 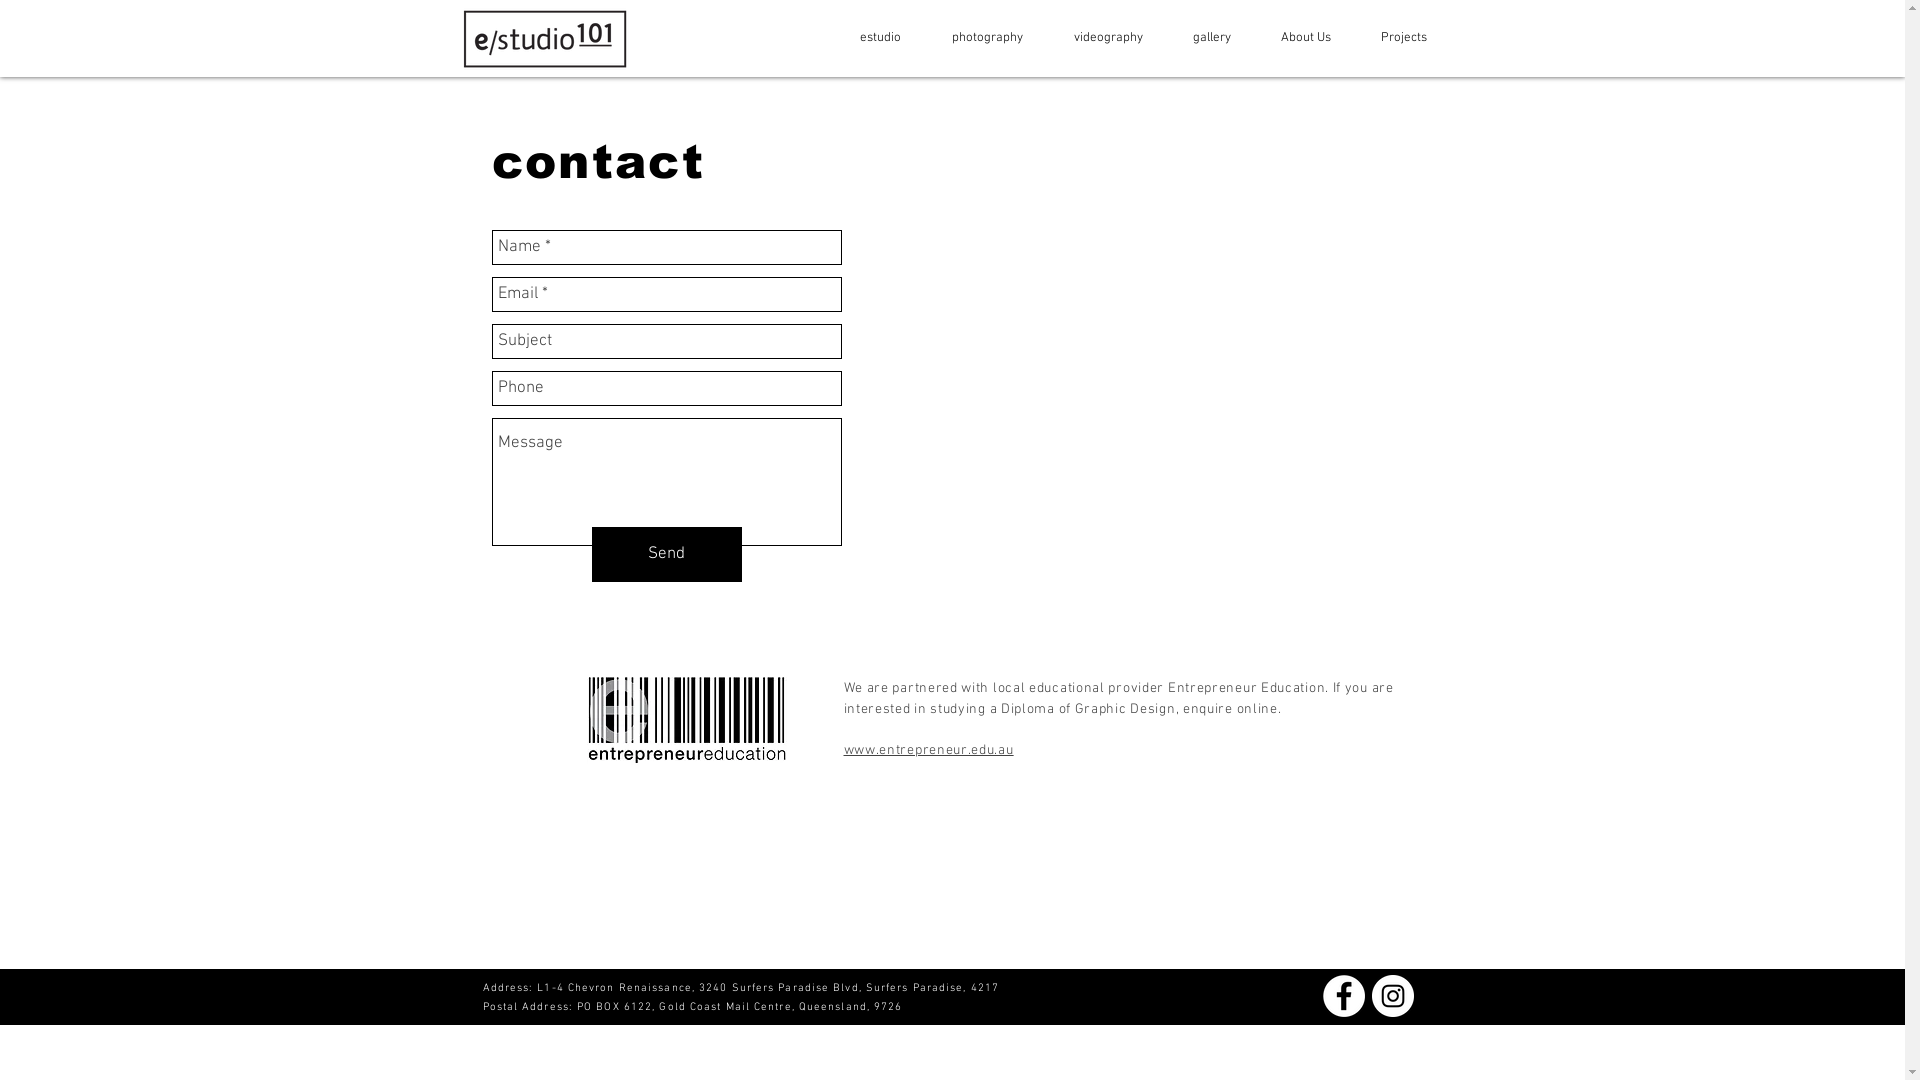 What do you see at coordinates (869, 38) in the screenshot?
I see `'estudio'` at bounding box center [869, 38].